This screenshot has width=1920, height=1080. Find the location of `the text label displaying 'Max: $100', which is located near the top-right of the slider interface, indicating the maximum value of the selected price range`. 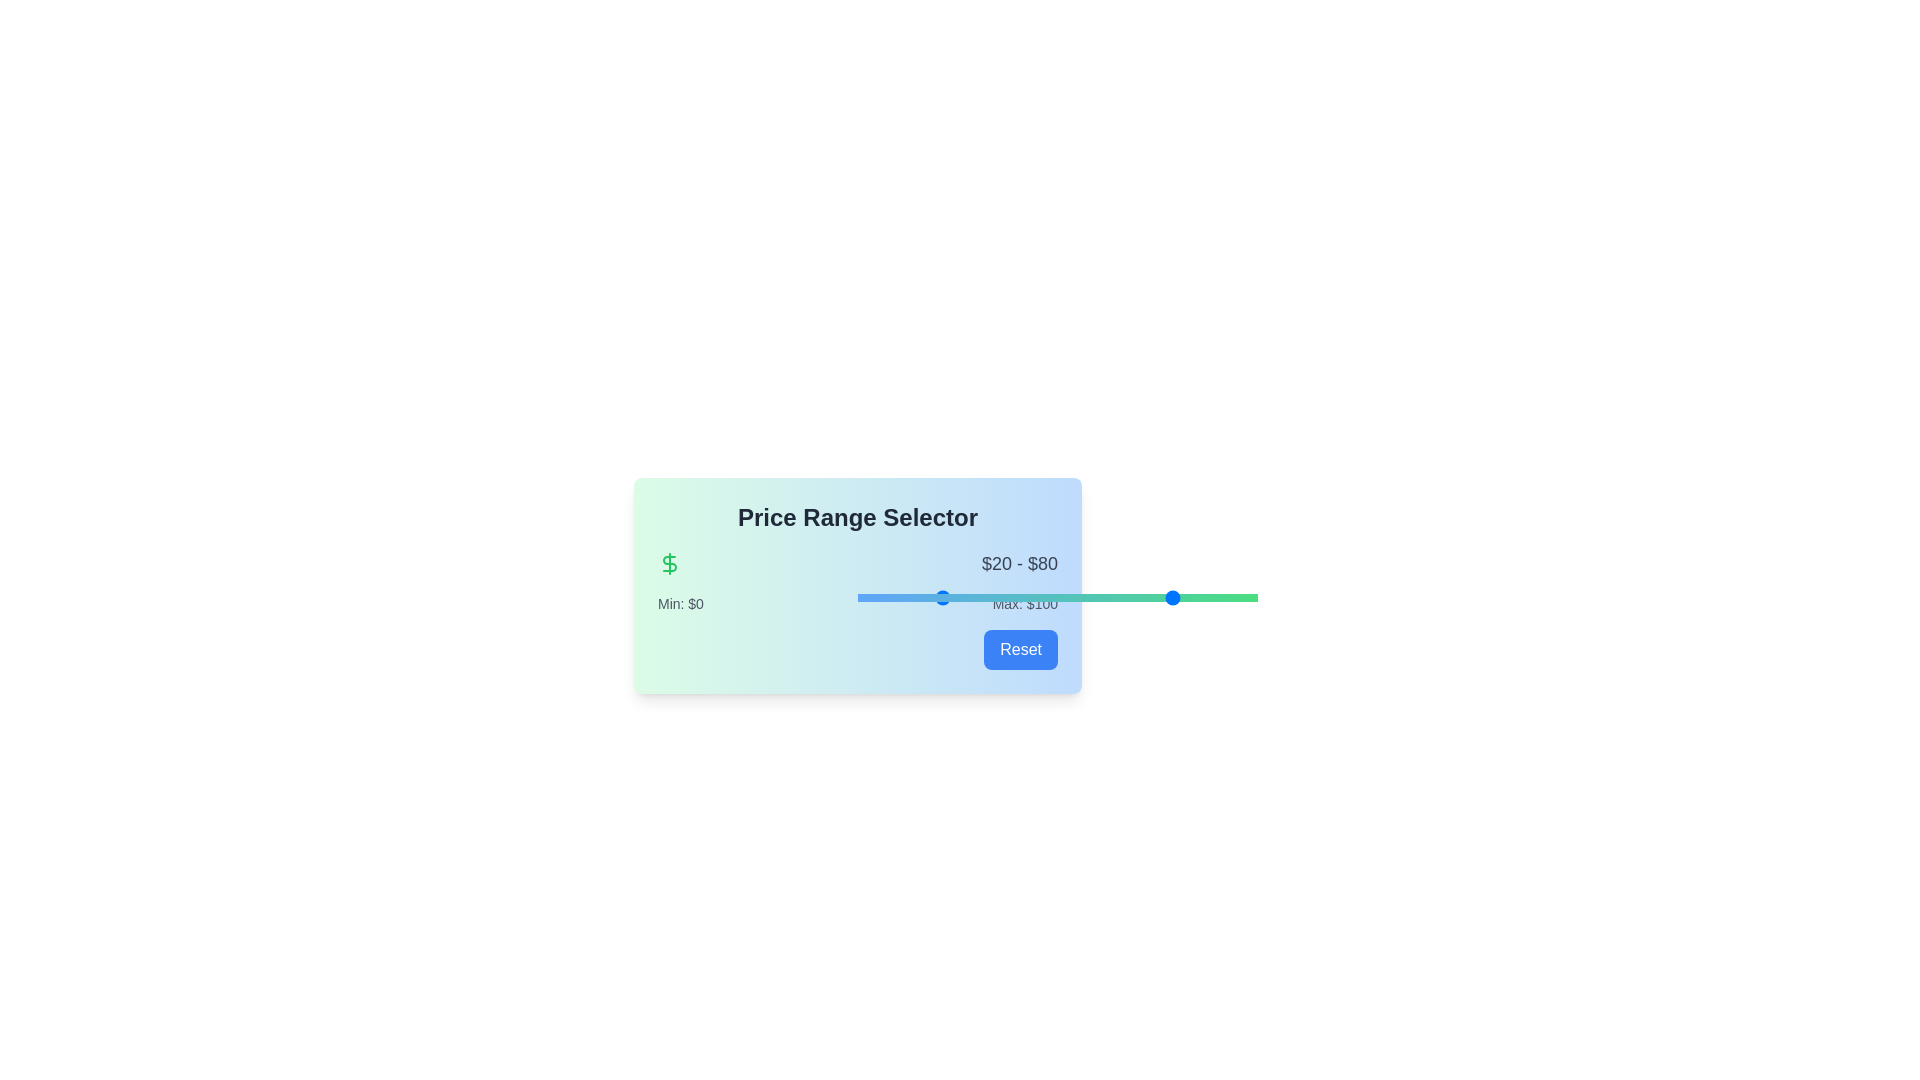

the text label displaying 'Max: $100', which is located near the top-right of the slider interface, indicating the maximum value of the selected price range is located at coordinates (1025, 603).